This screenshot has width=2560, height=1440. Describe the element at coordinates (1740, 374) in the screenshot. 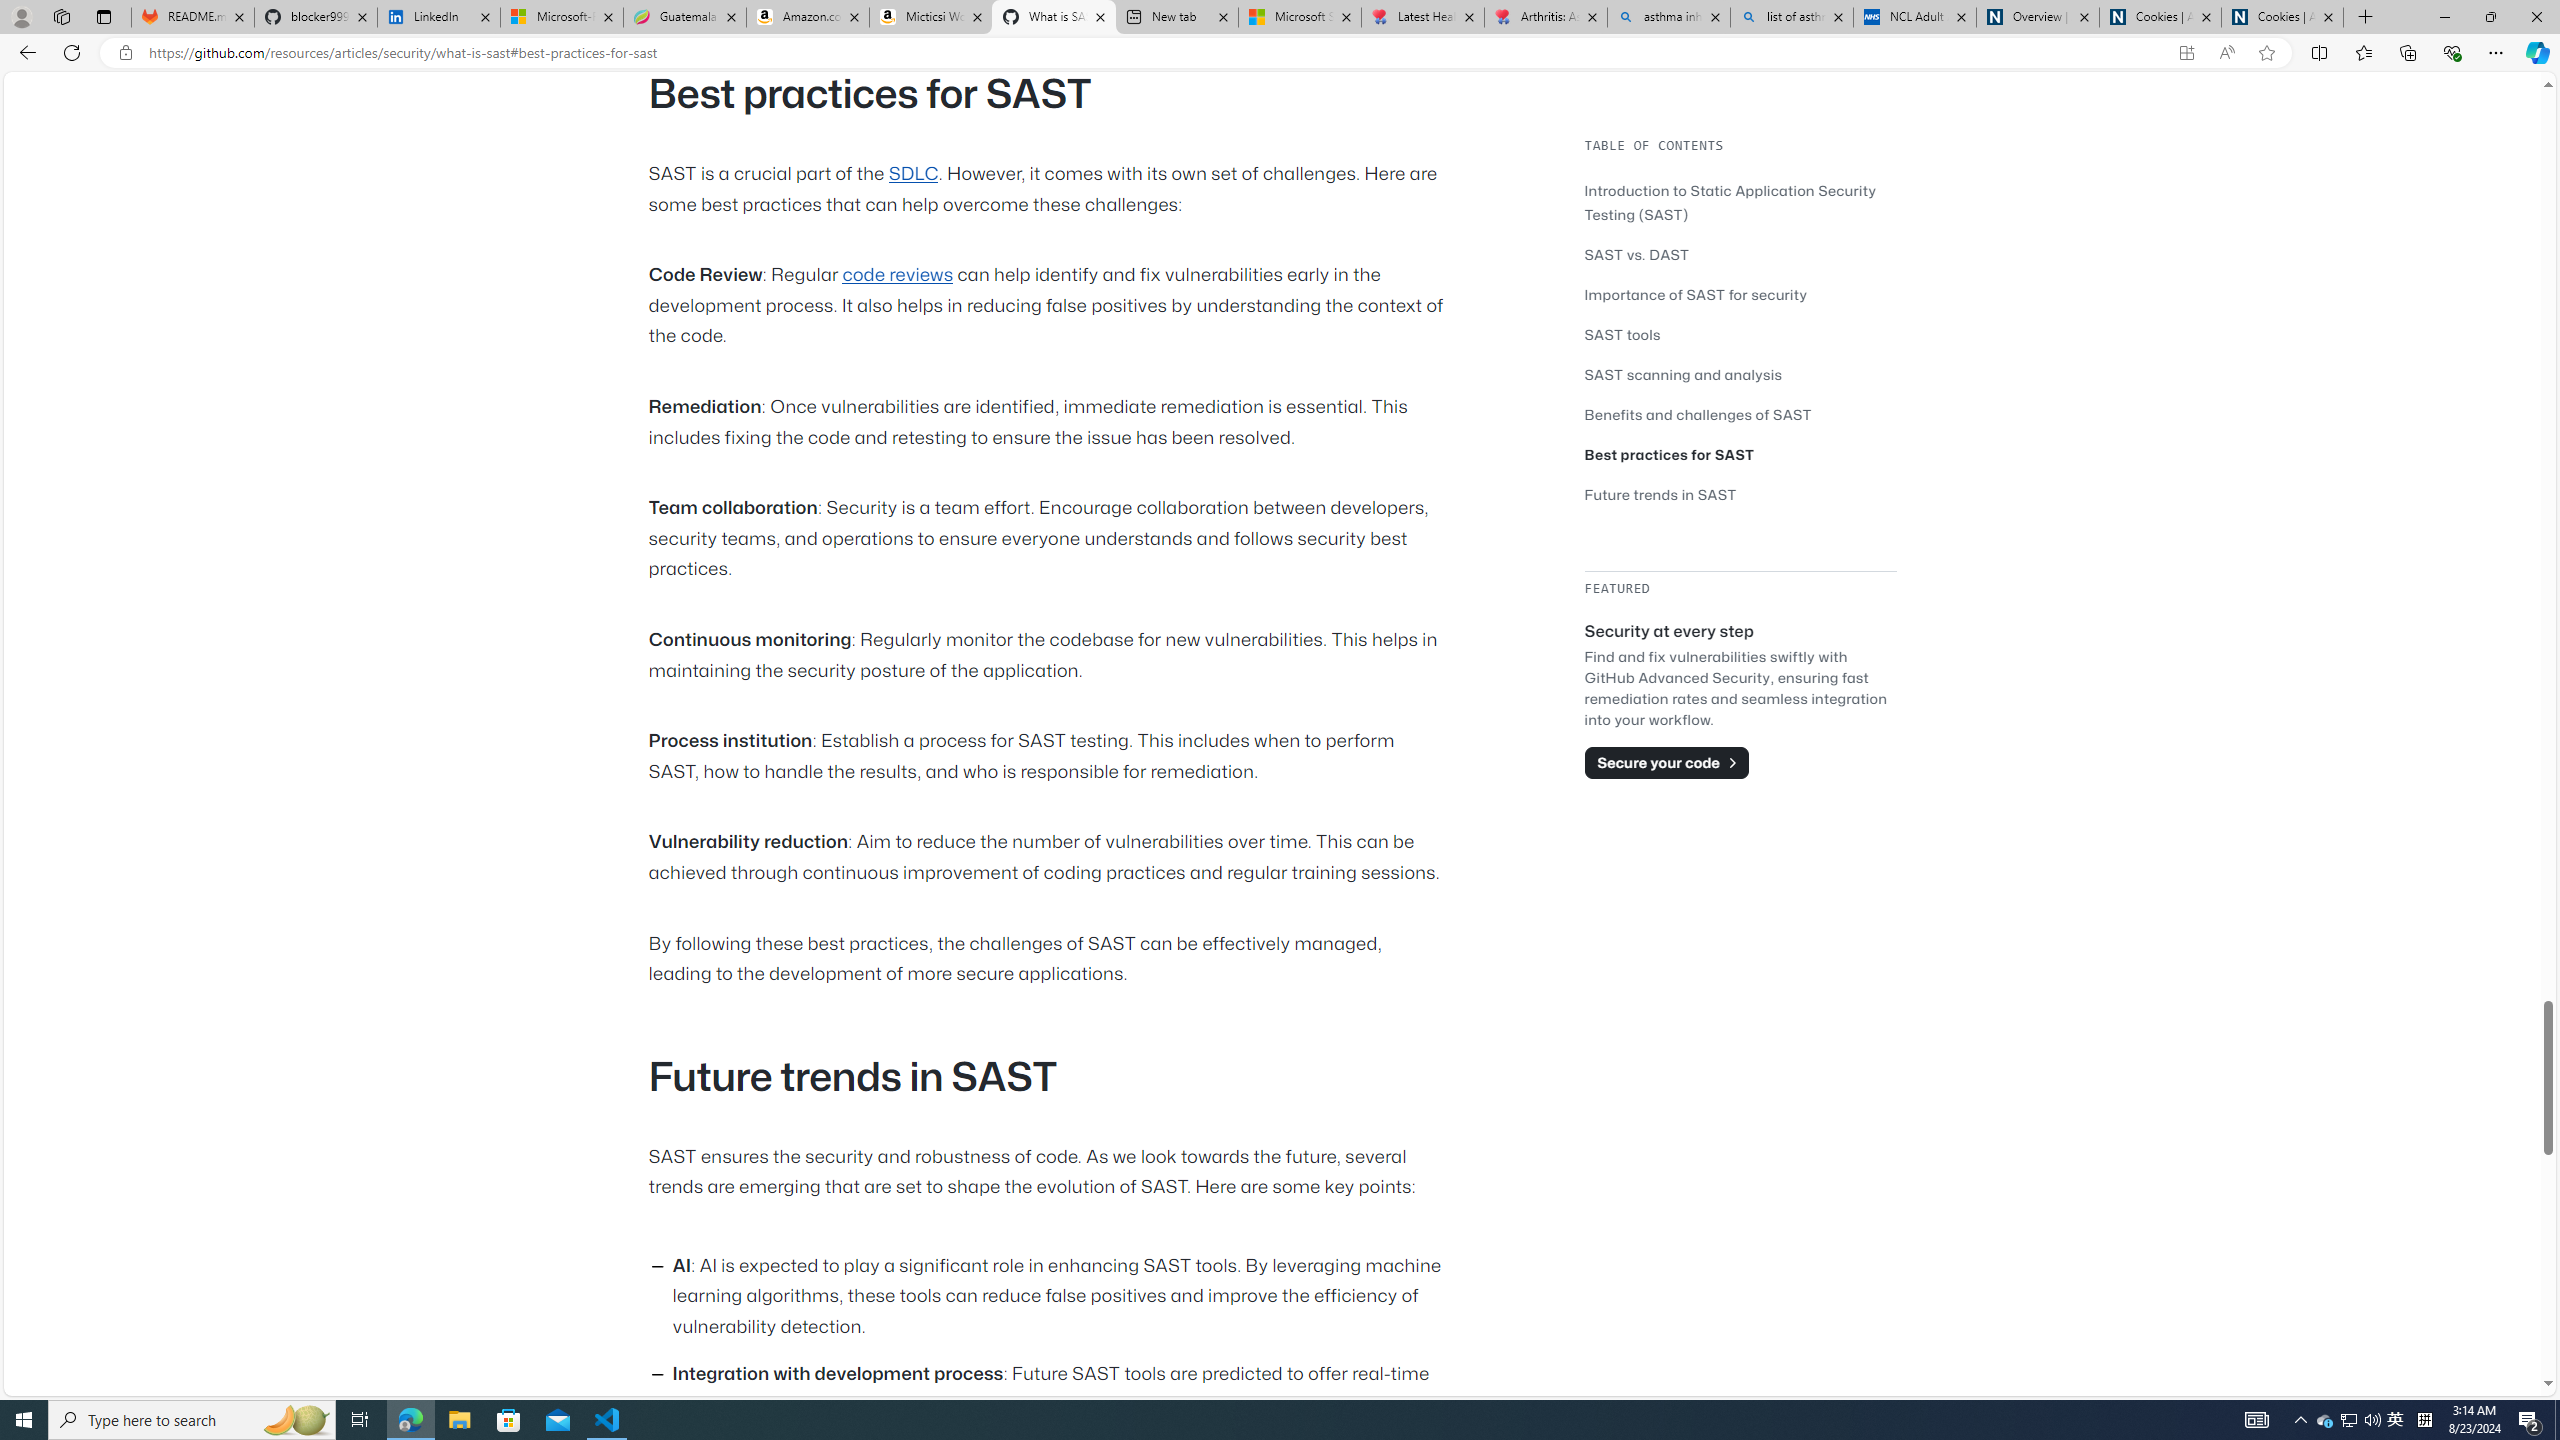

I see `'SAST scanning and analysis'` at that location.